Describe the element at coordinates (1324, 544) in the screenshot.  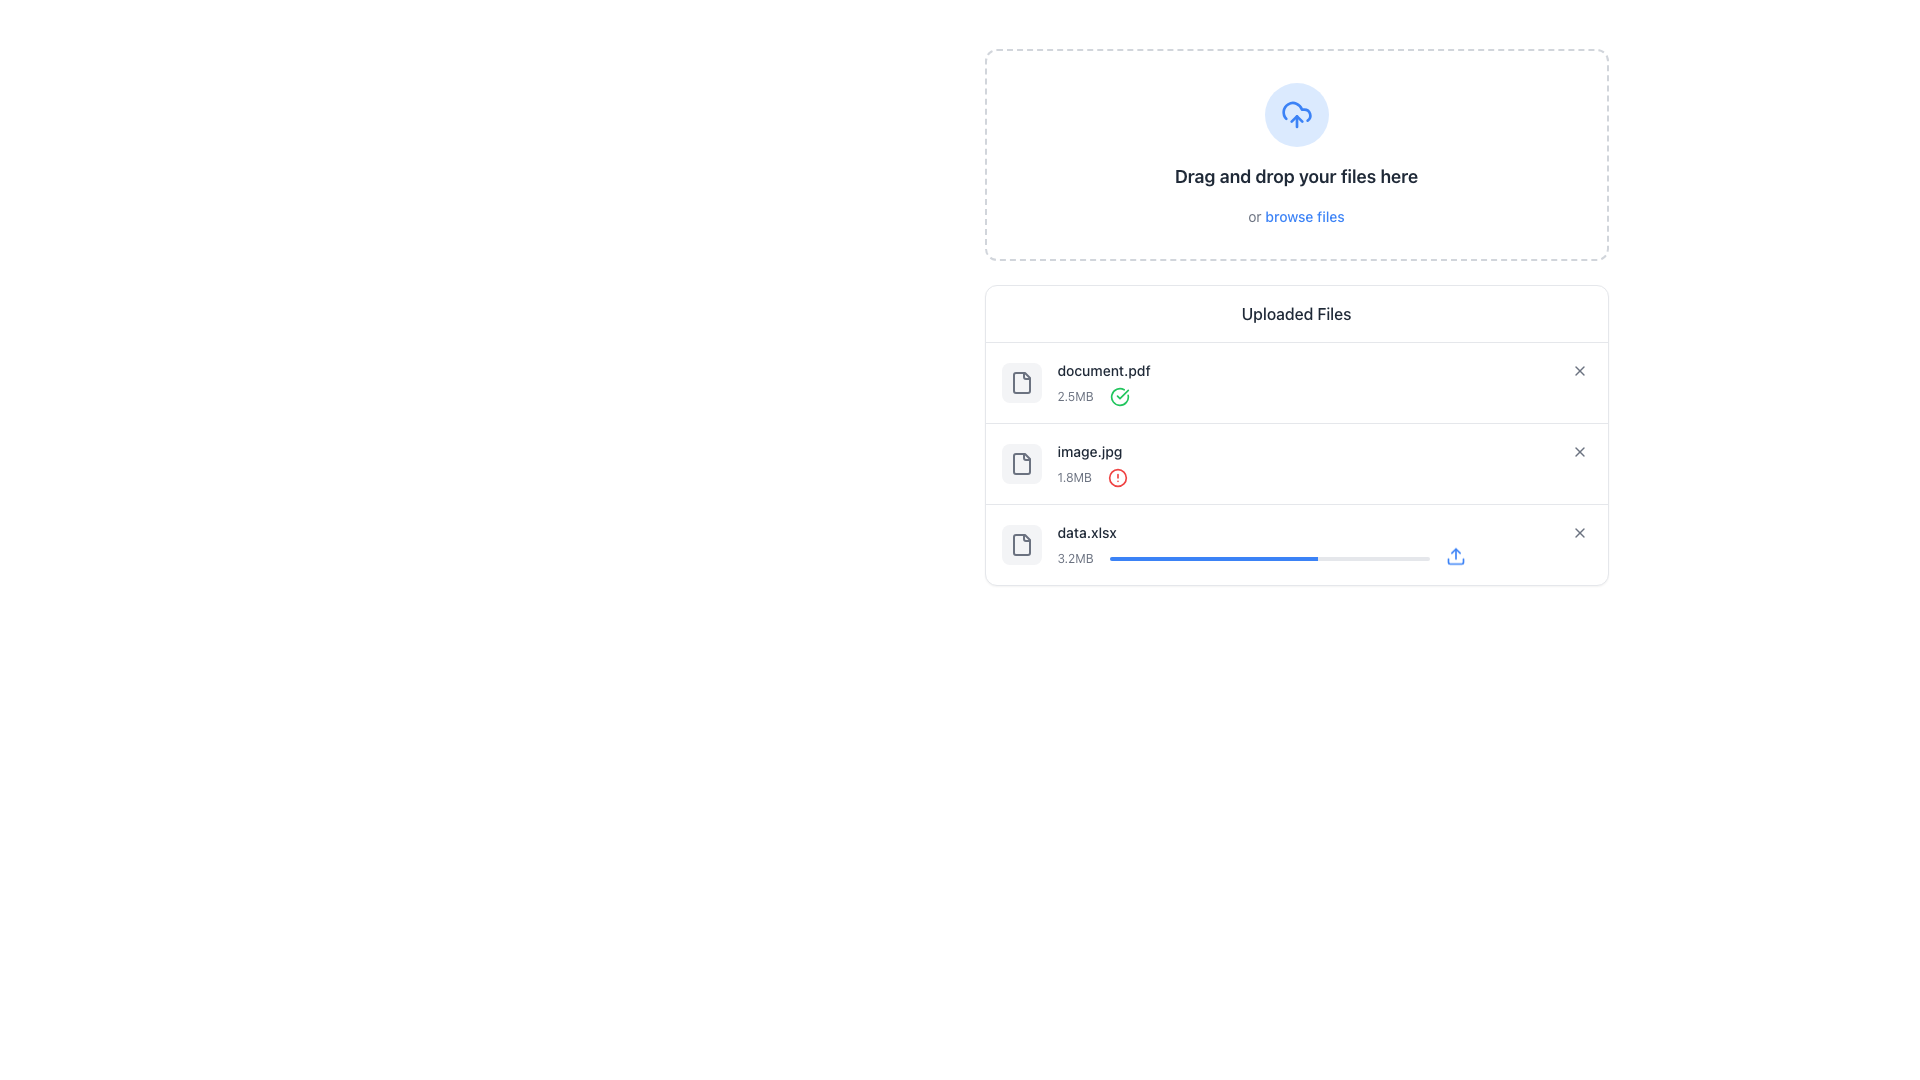
I see `the progress bar of the third file item in the 'Uploaded Files' section to interact with it` at that location.